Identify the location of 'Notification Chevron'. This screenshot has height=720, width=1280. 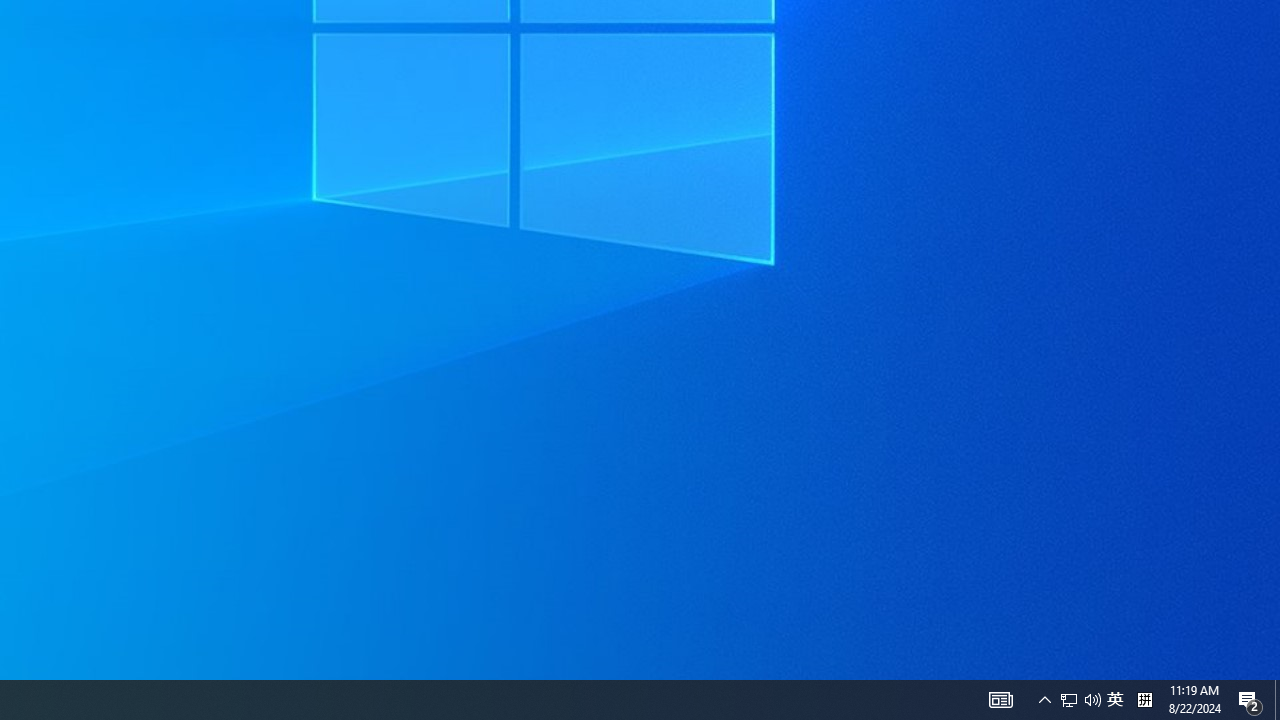
(1068, 698).